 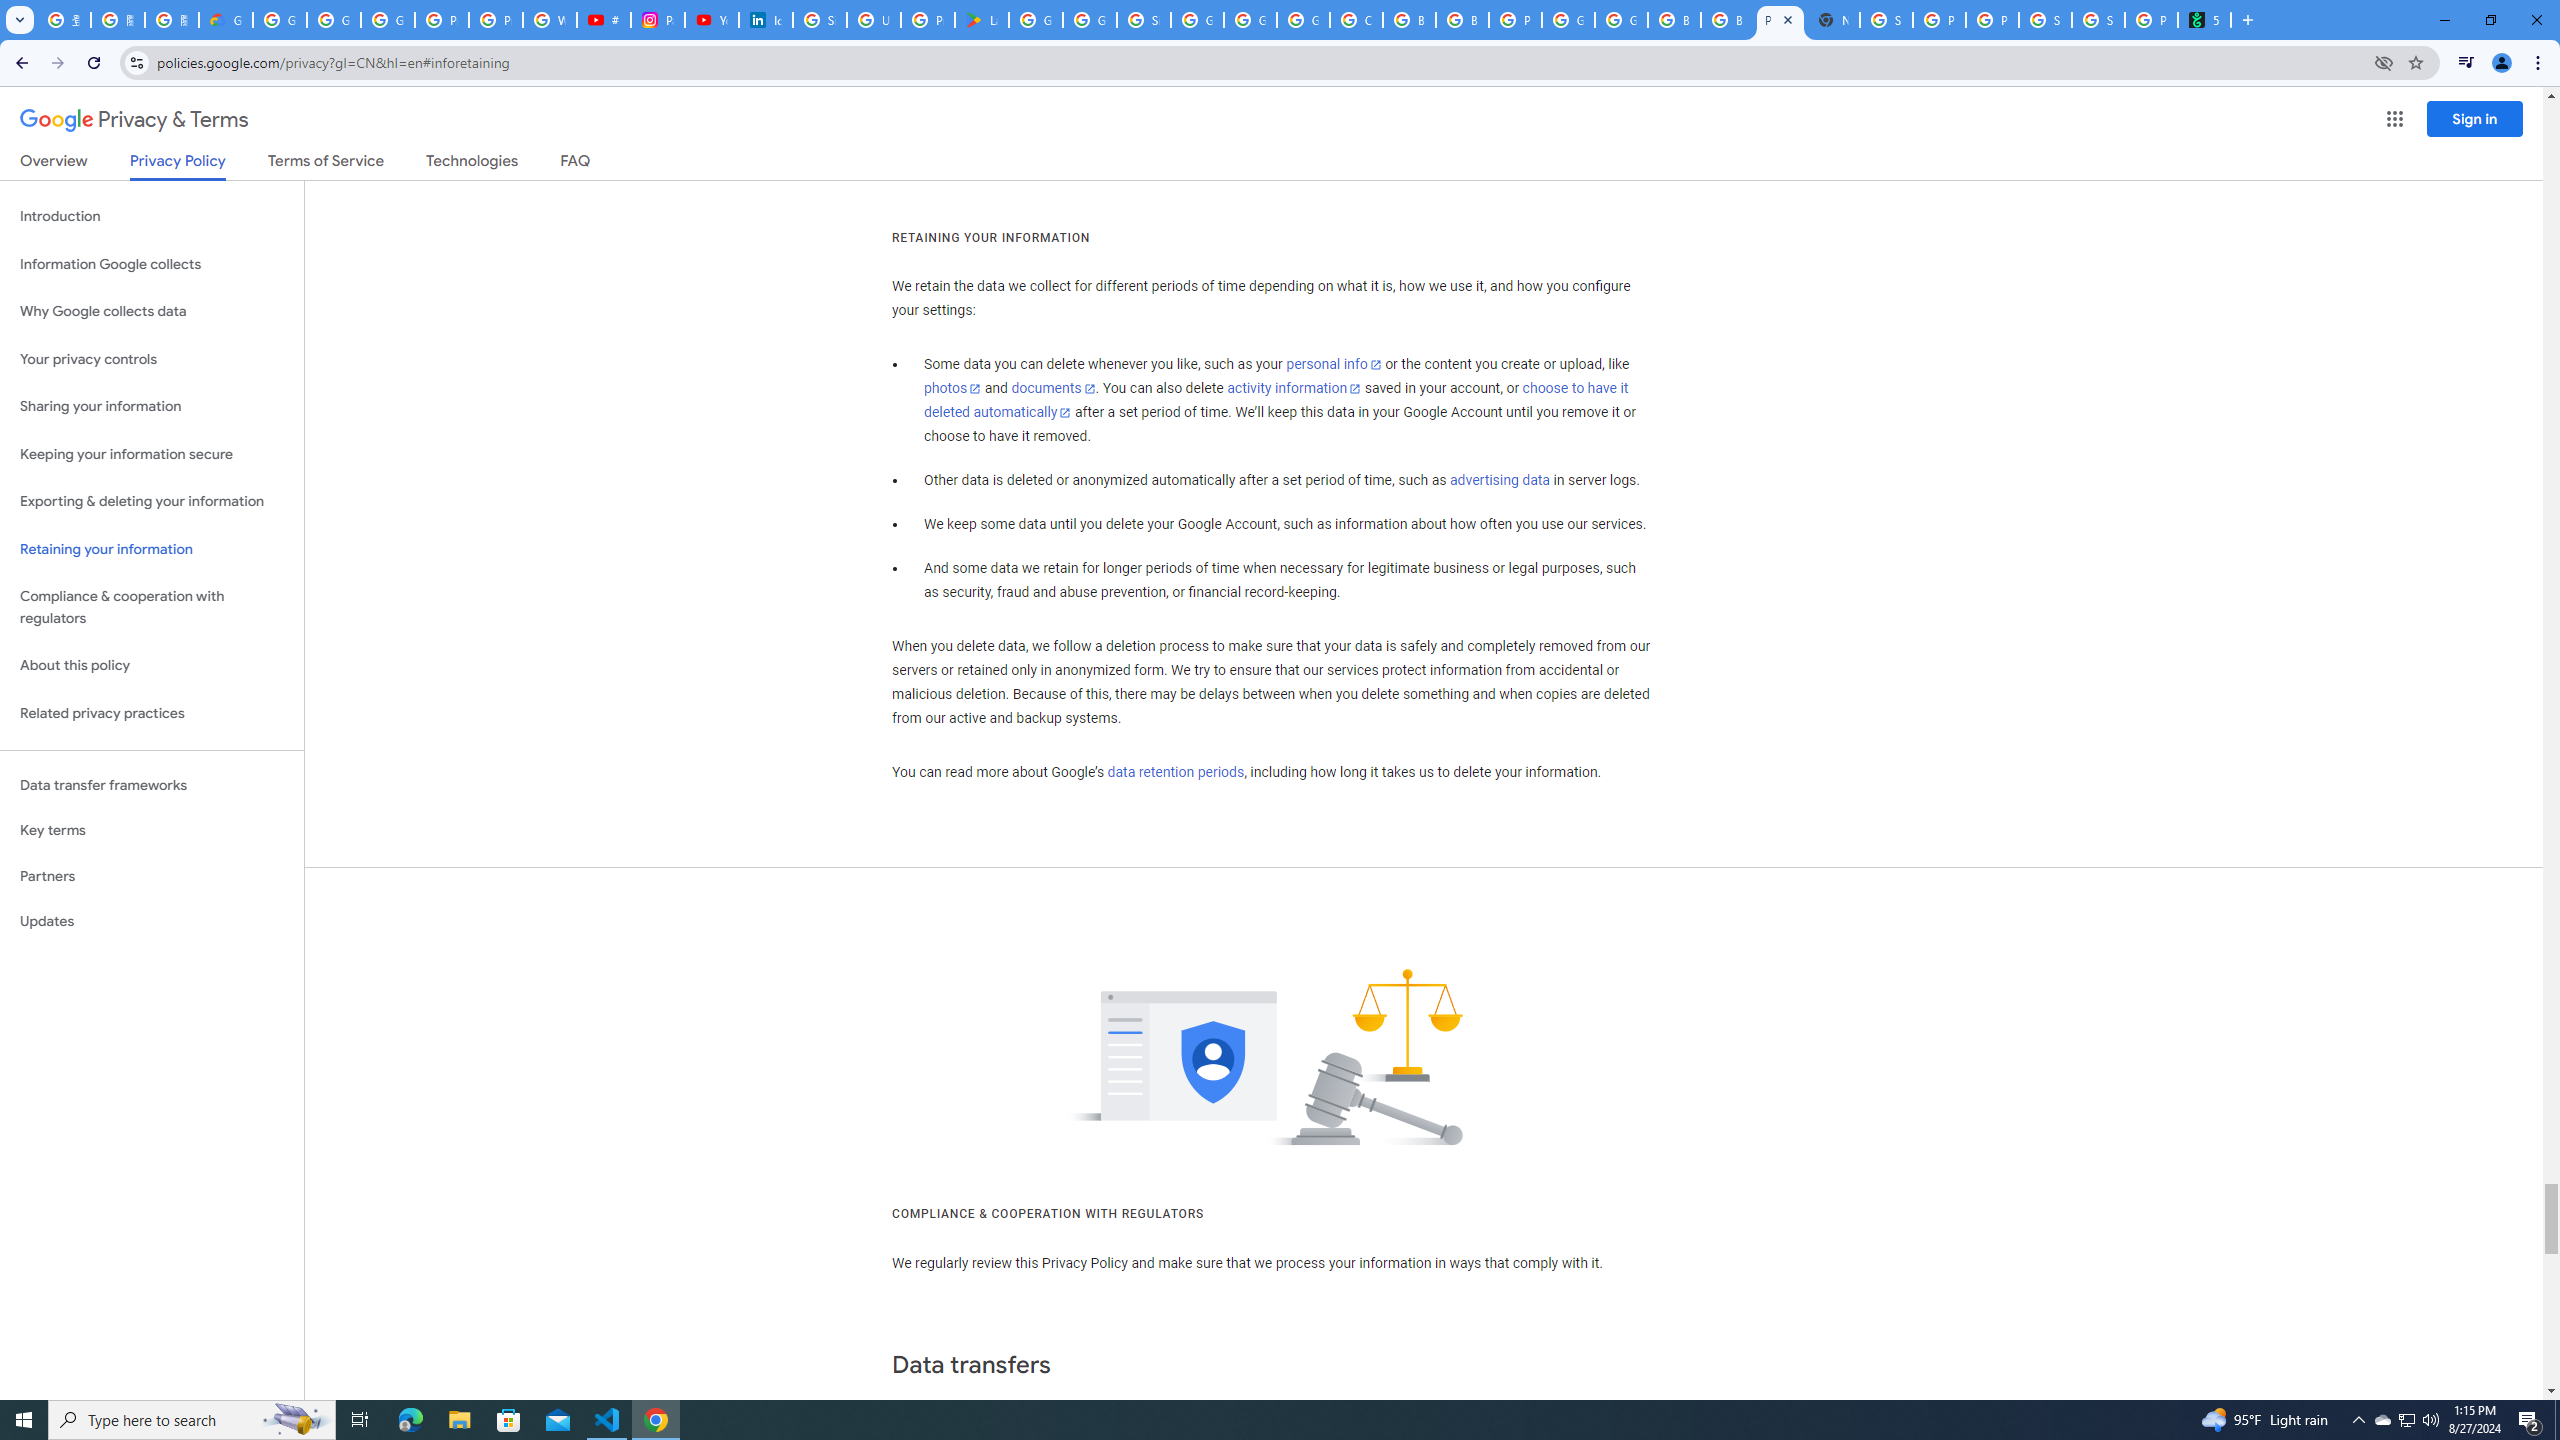 What do you see at coordinates (325, 164) in the screenshot?
I see `'Terms of Service'` at bounding box center [325, 164].